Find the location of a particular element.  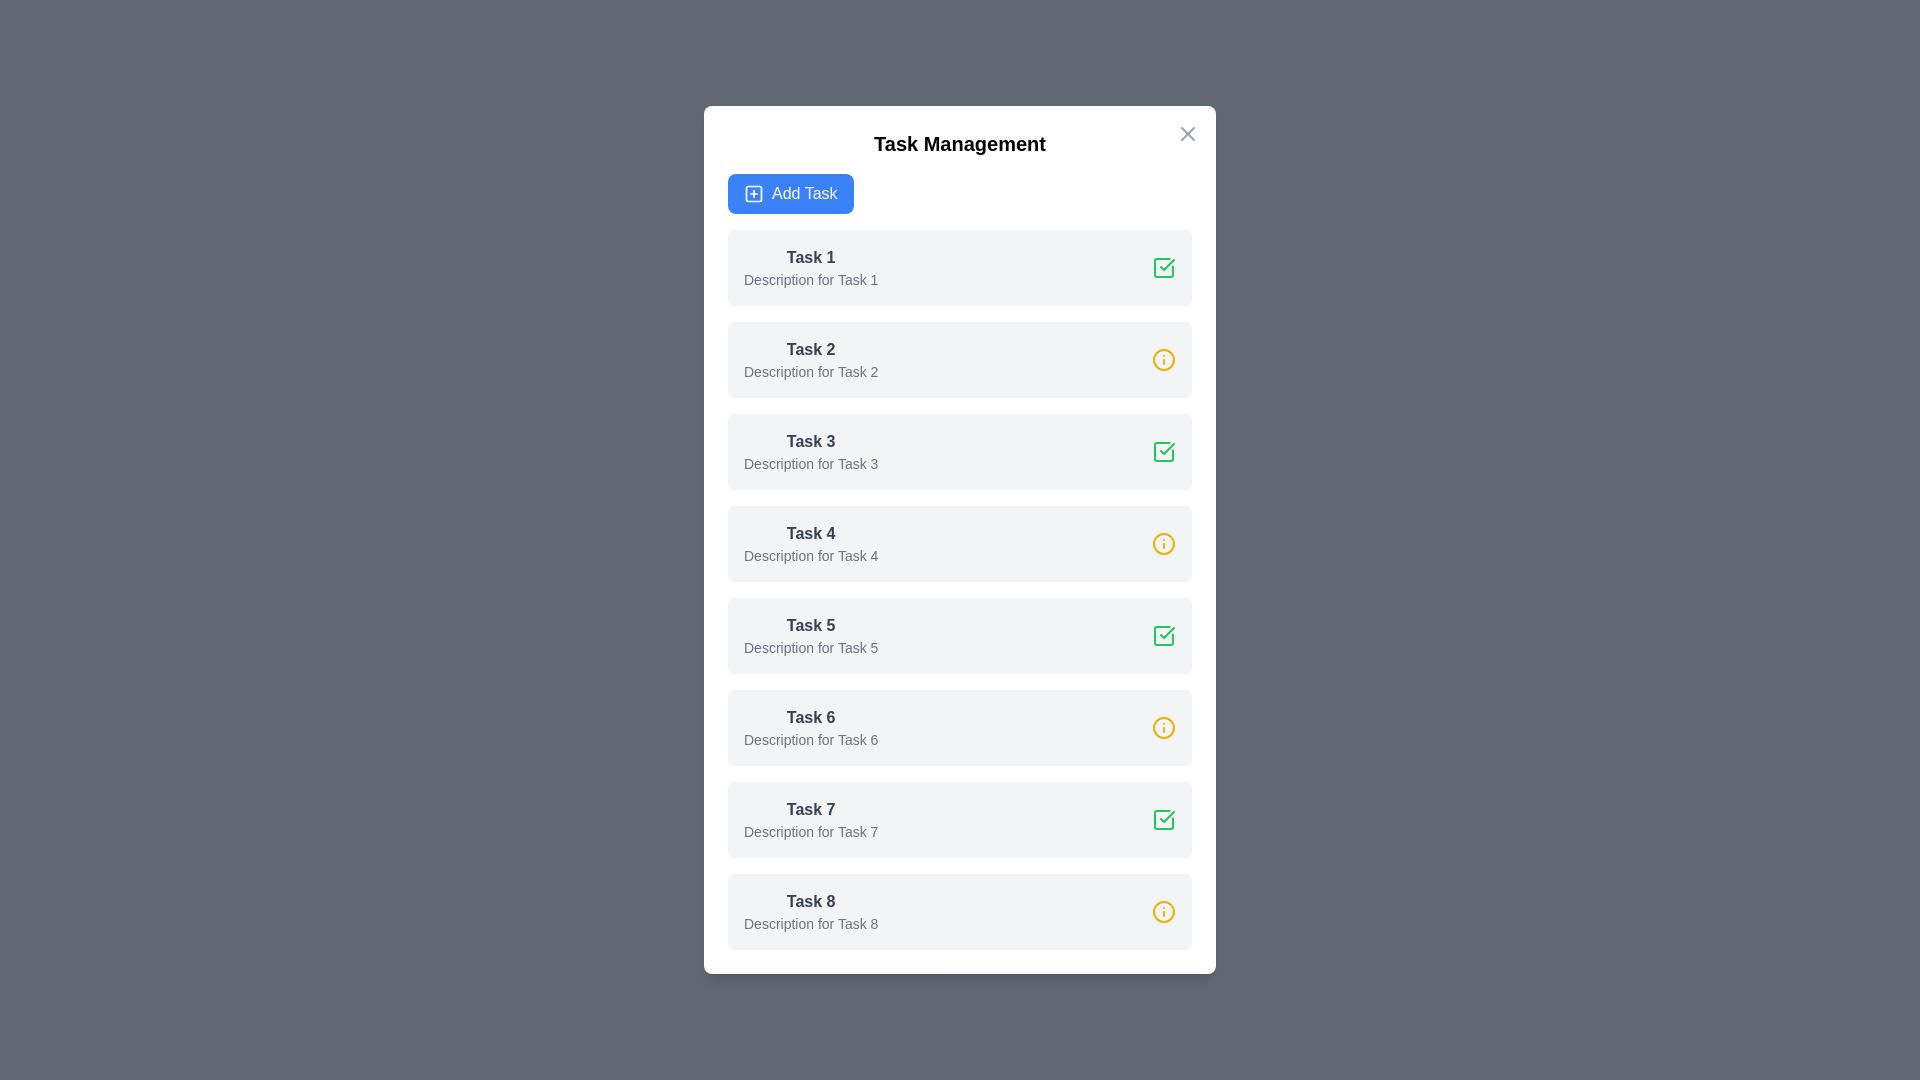

close button at the top-right corner of the TaskManagerDialog is located at coordinates (1188, 134).